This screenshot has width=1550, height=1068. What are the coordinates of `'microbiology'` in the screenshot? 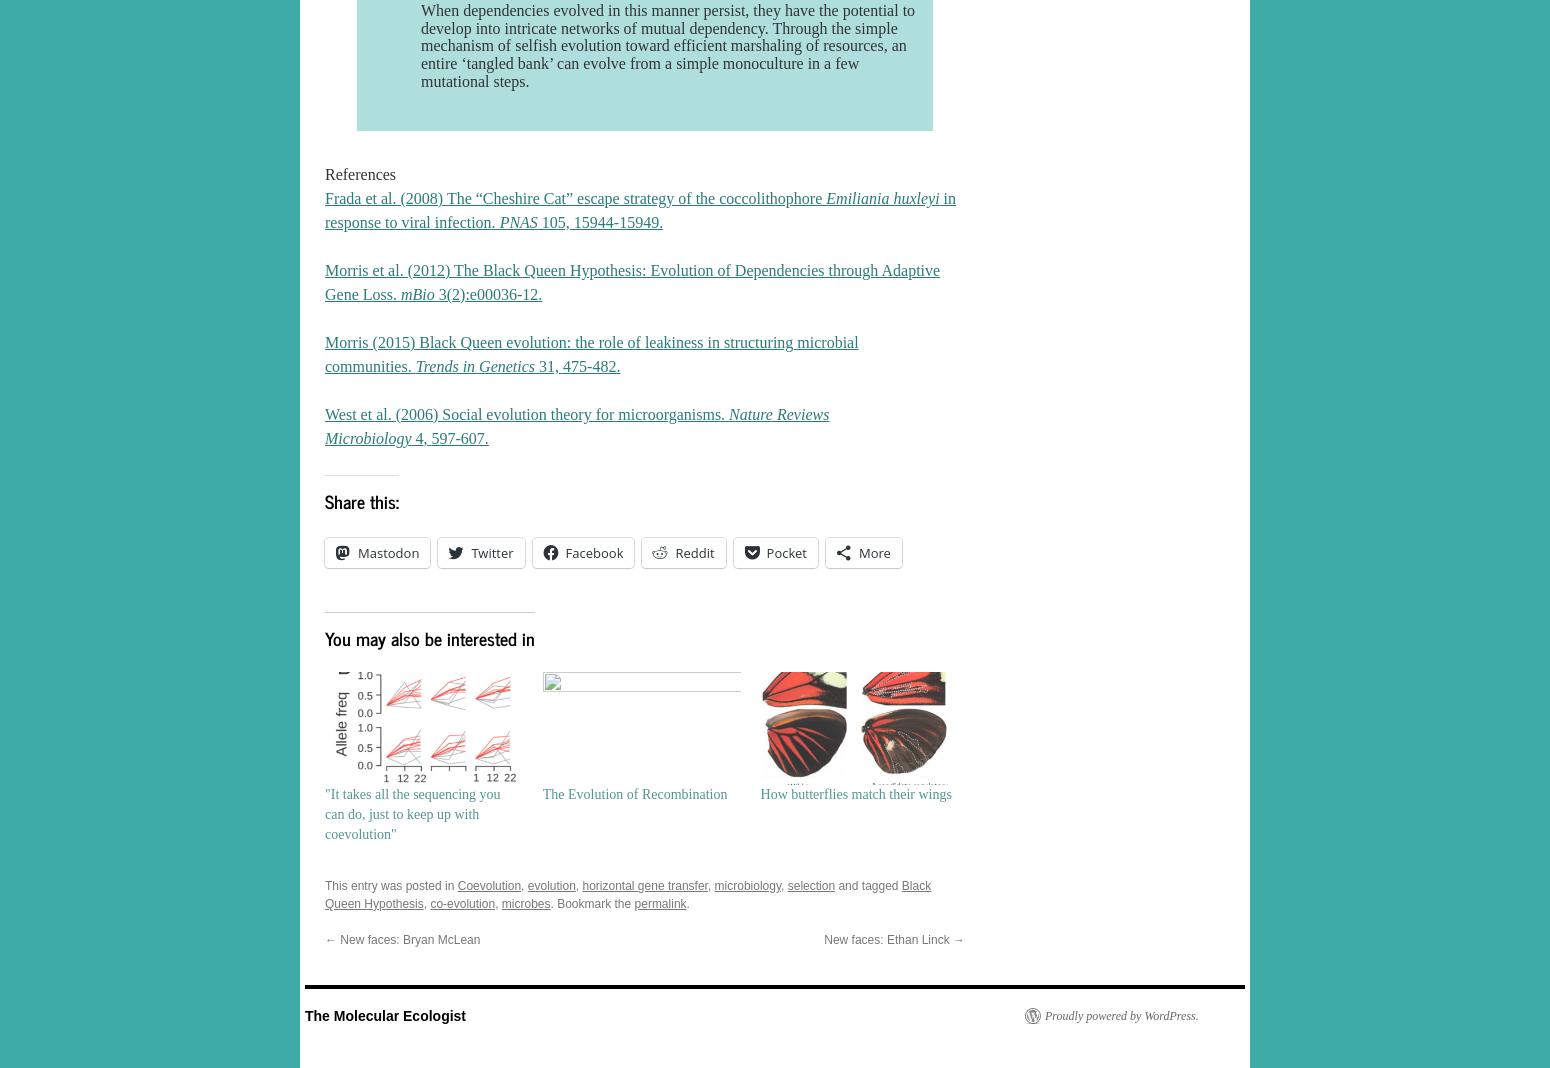 It's located at (747, 884).